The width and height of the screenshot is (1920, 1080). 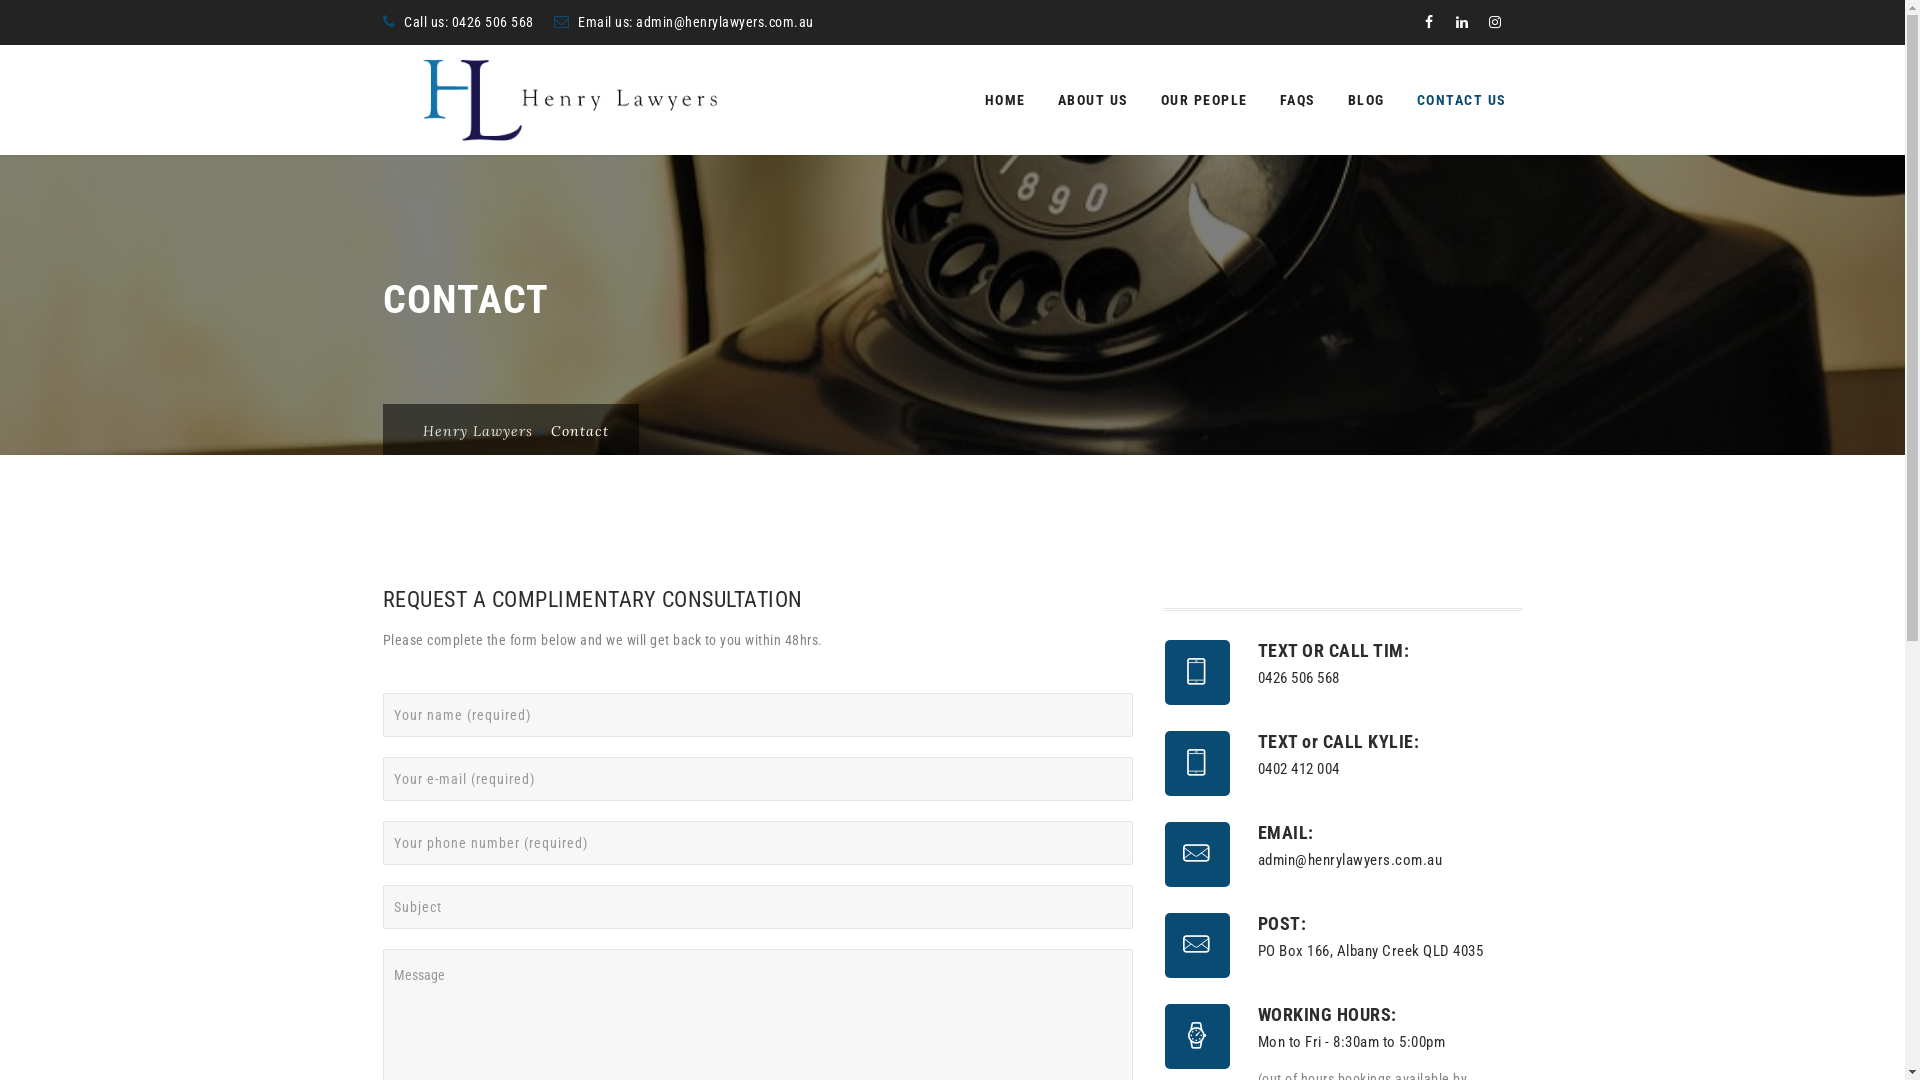 What do you see at coordinates (421, 430) in the screenshot?
I see `'Henry Lawyers'` at bounding box center [421, 430].